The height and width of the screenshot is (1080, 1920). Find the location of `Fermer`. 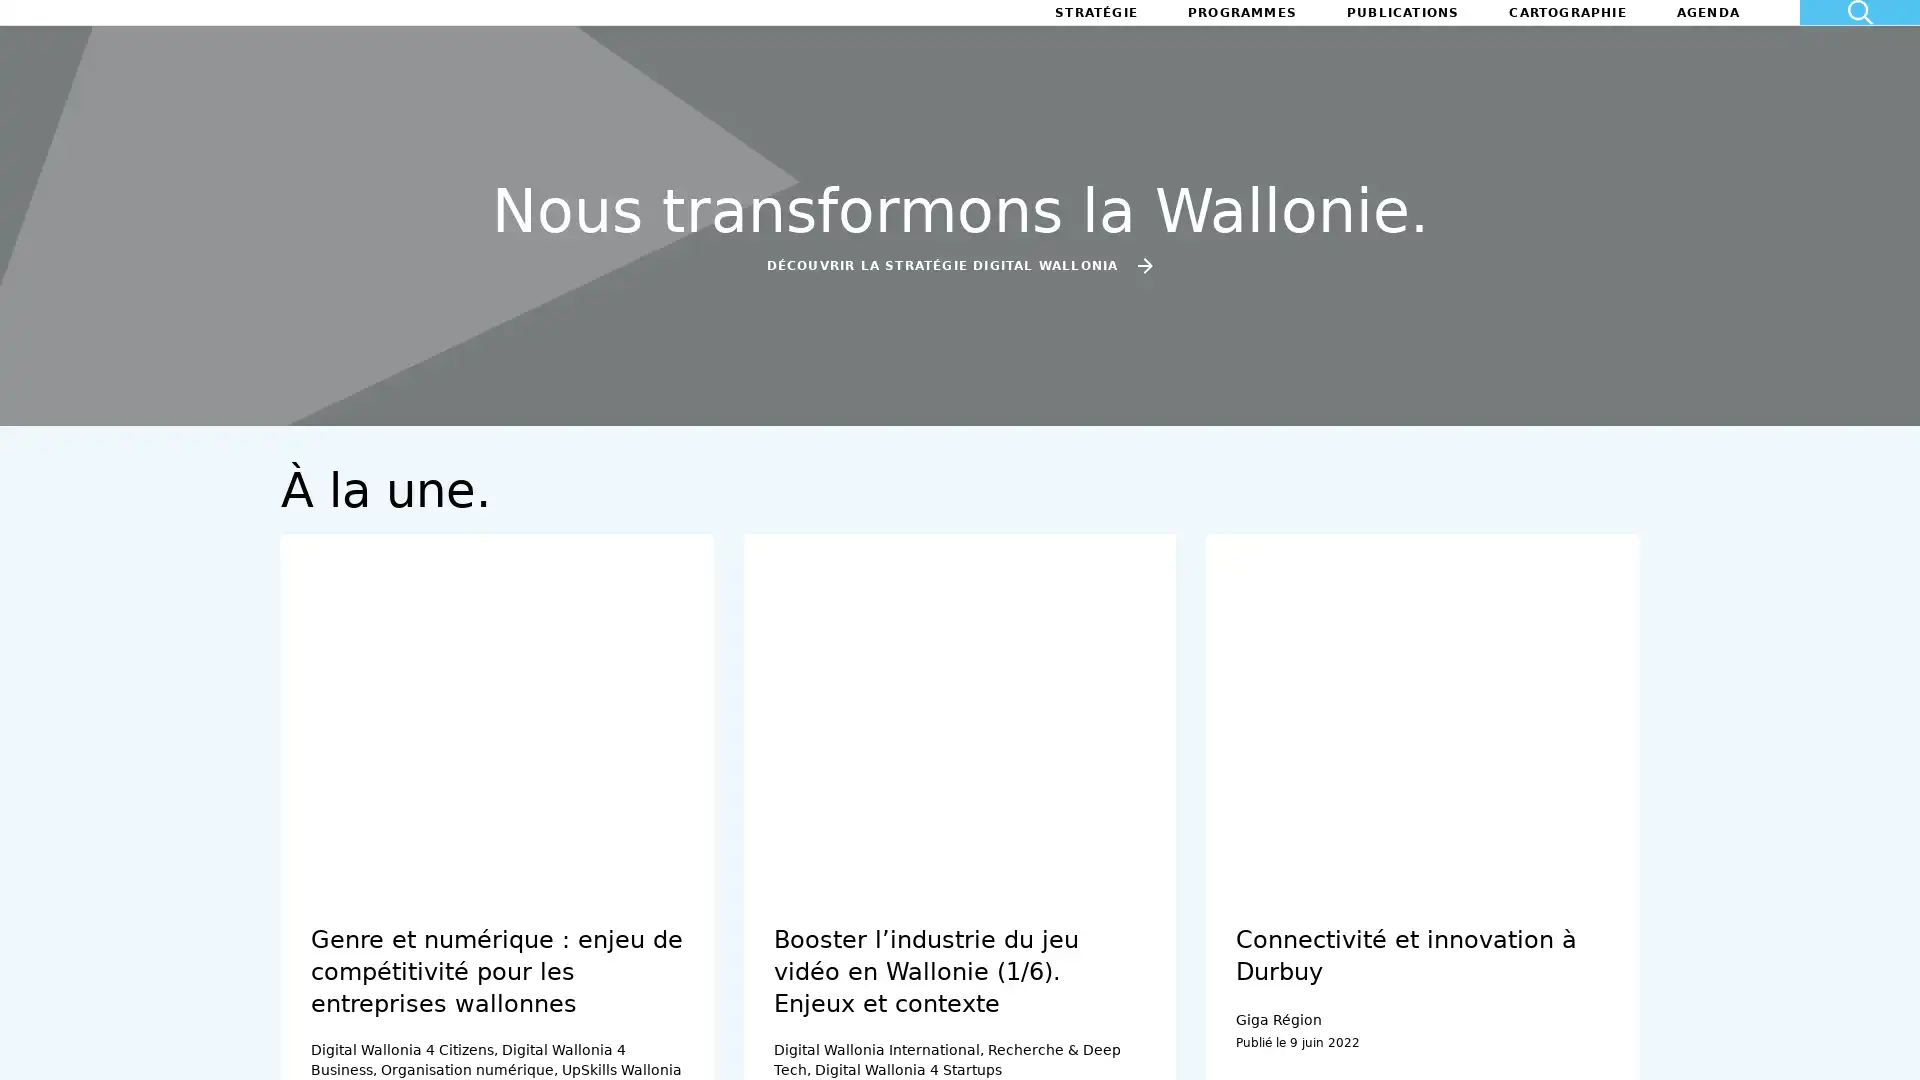

Fermer is located at coordinates (42, 1044).